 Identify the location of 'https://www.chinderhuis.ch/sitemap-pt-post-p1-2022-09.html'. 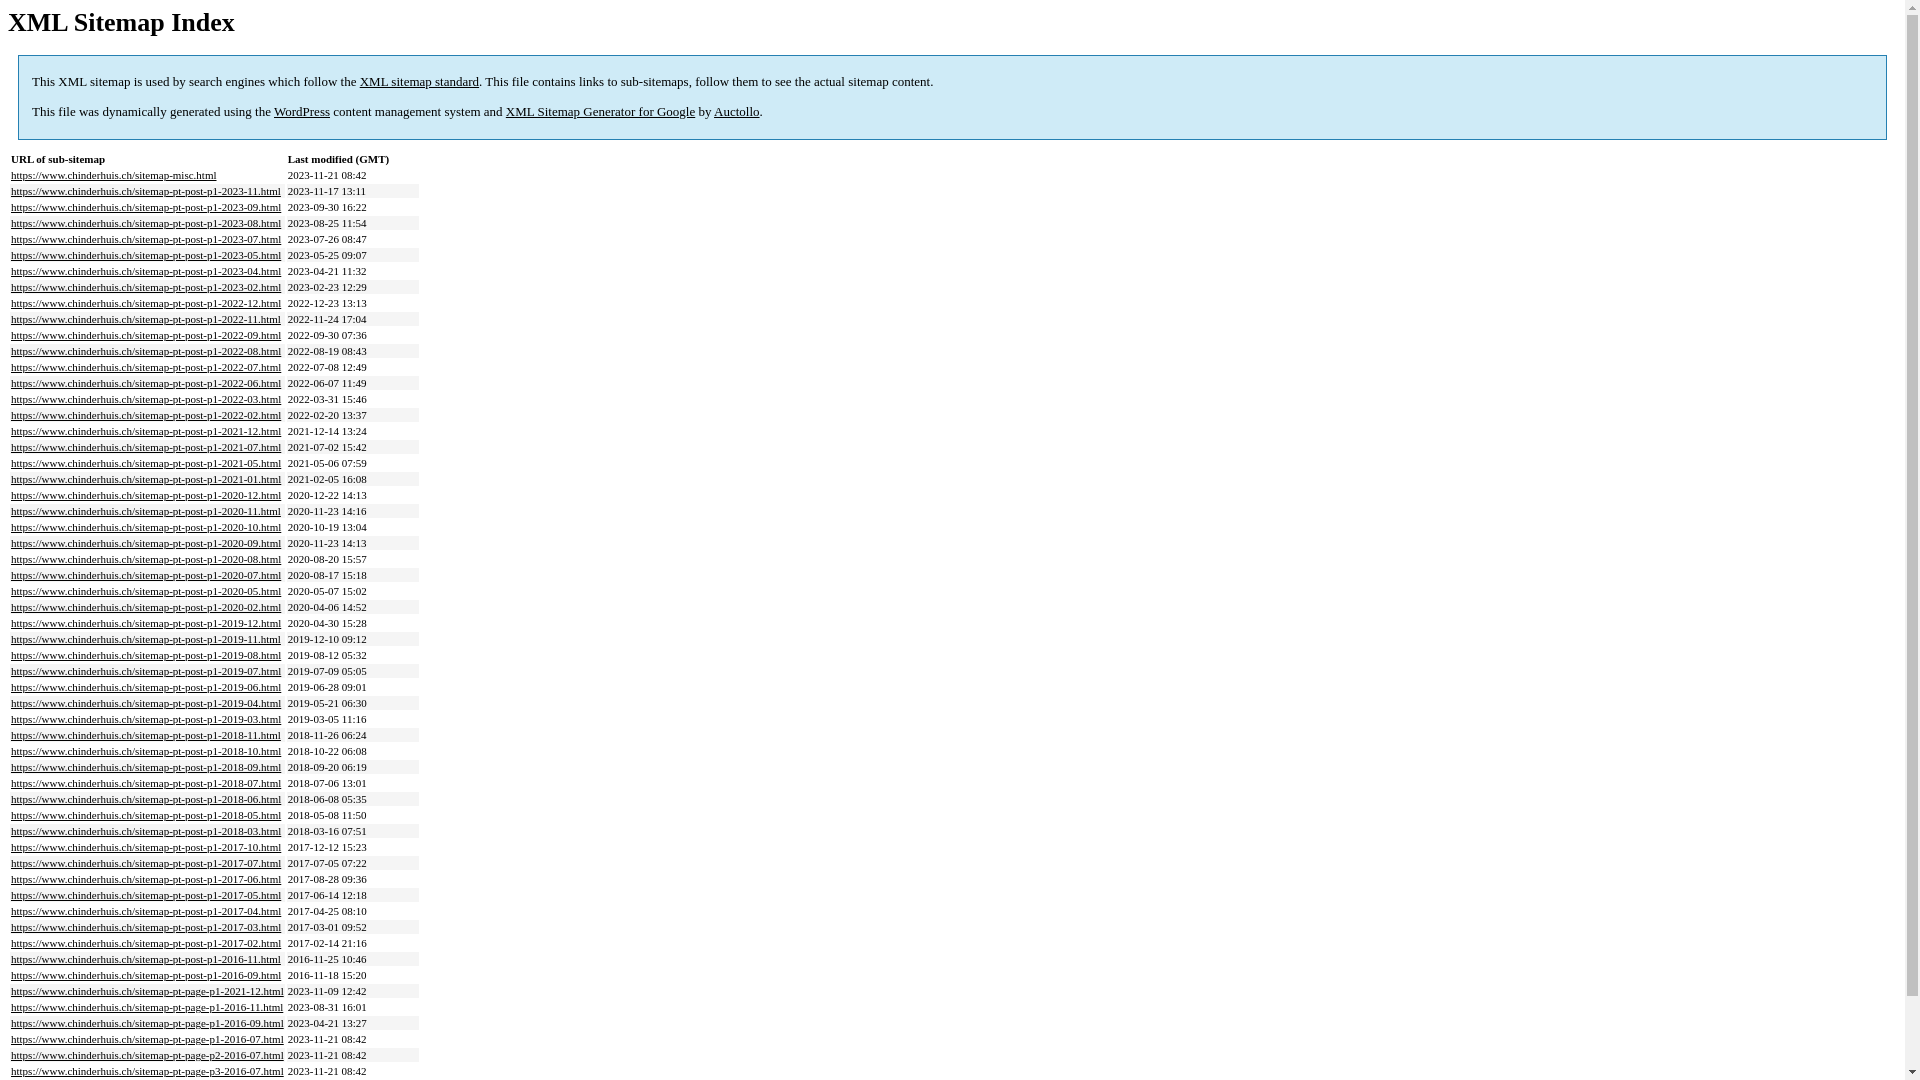
(144, 334).